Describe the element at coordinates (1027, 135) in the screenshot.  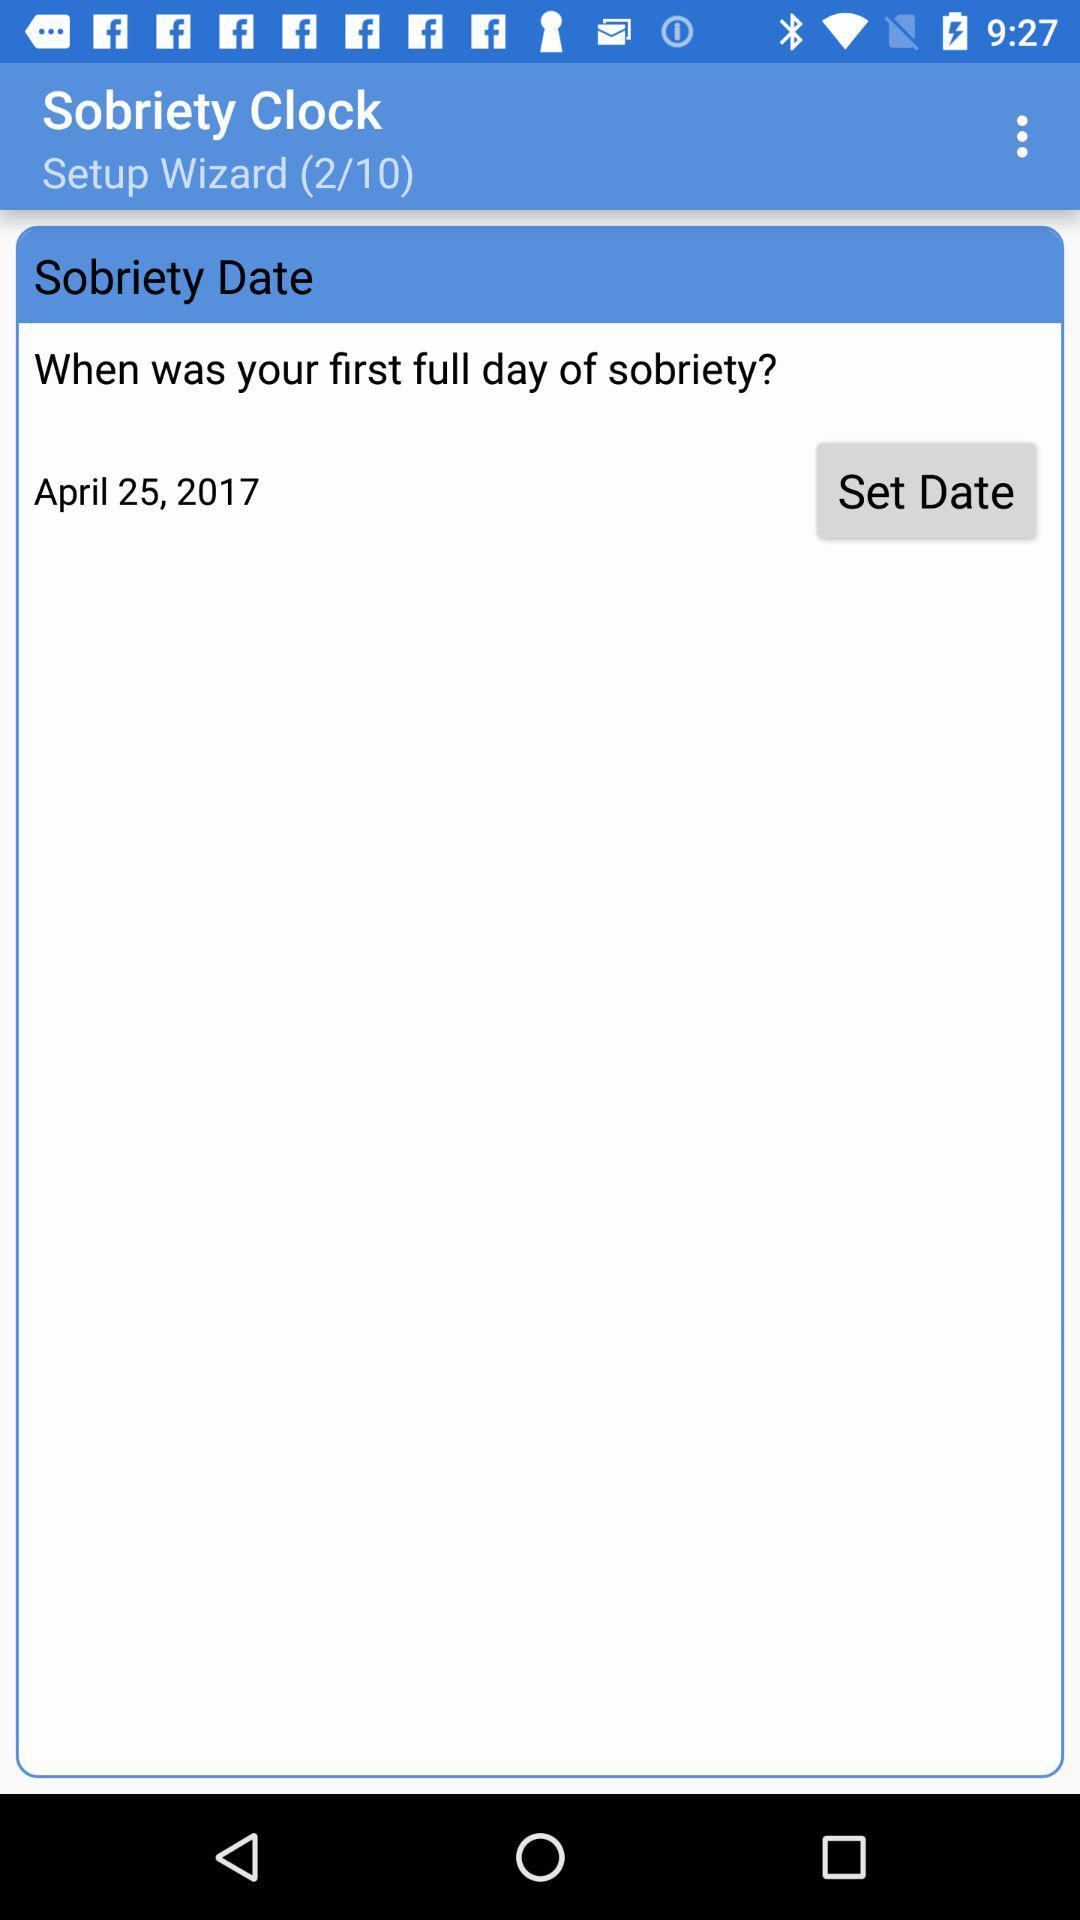
I see `app to the right of the setup wizard 2 app` at that location.